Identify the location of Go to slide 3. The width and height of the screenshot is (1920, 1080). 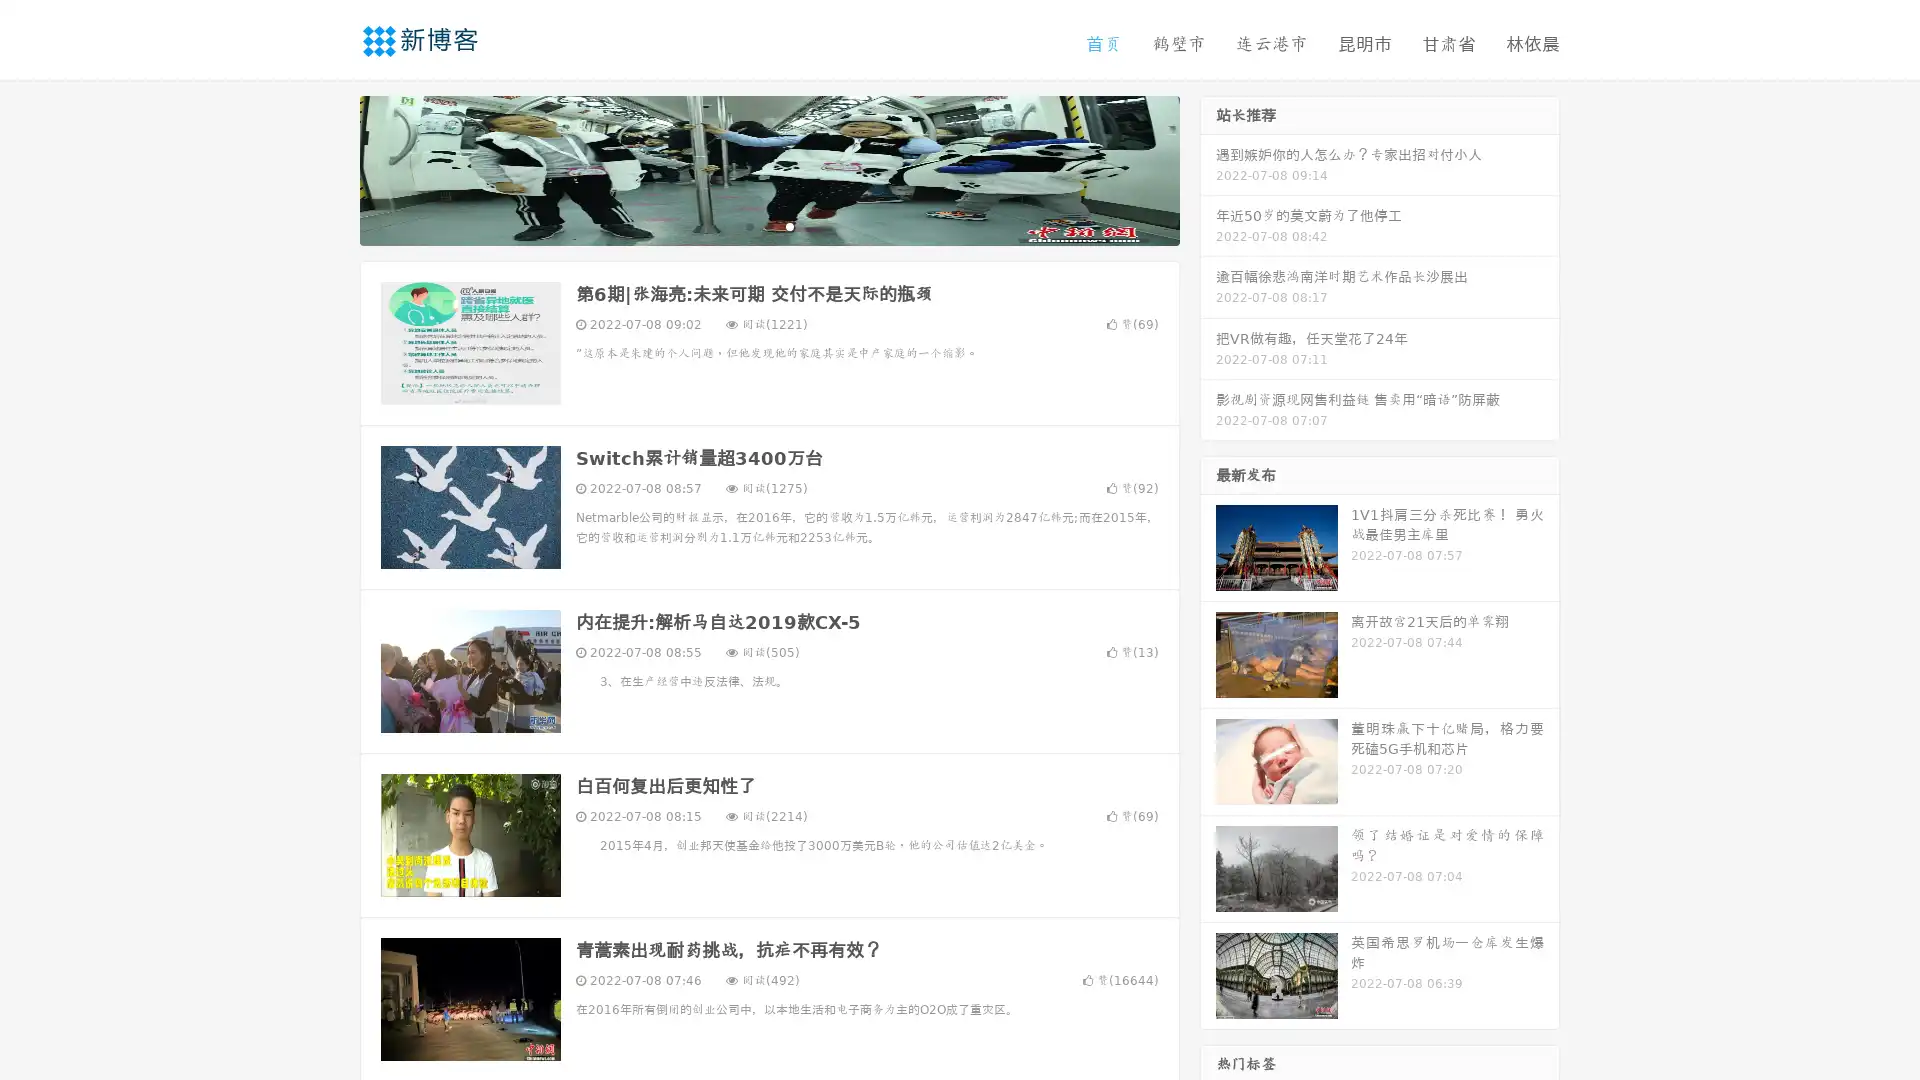
(789, 225).